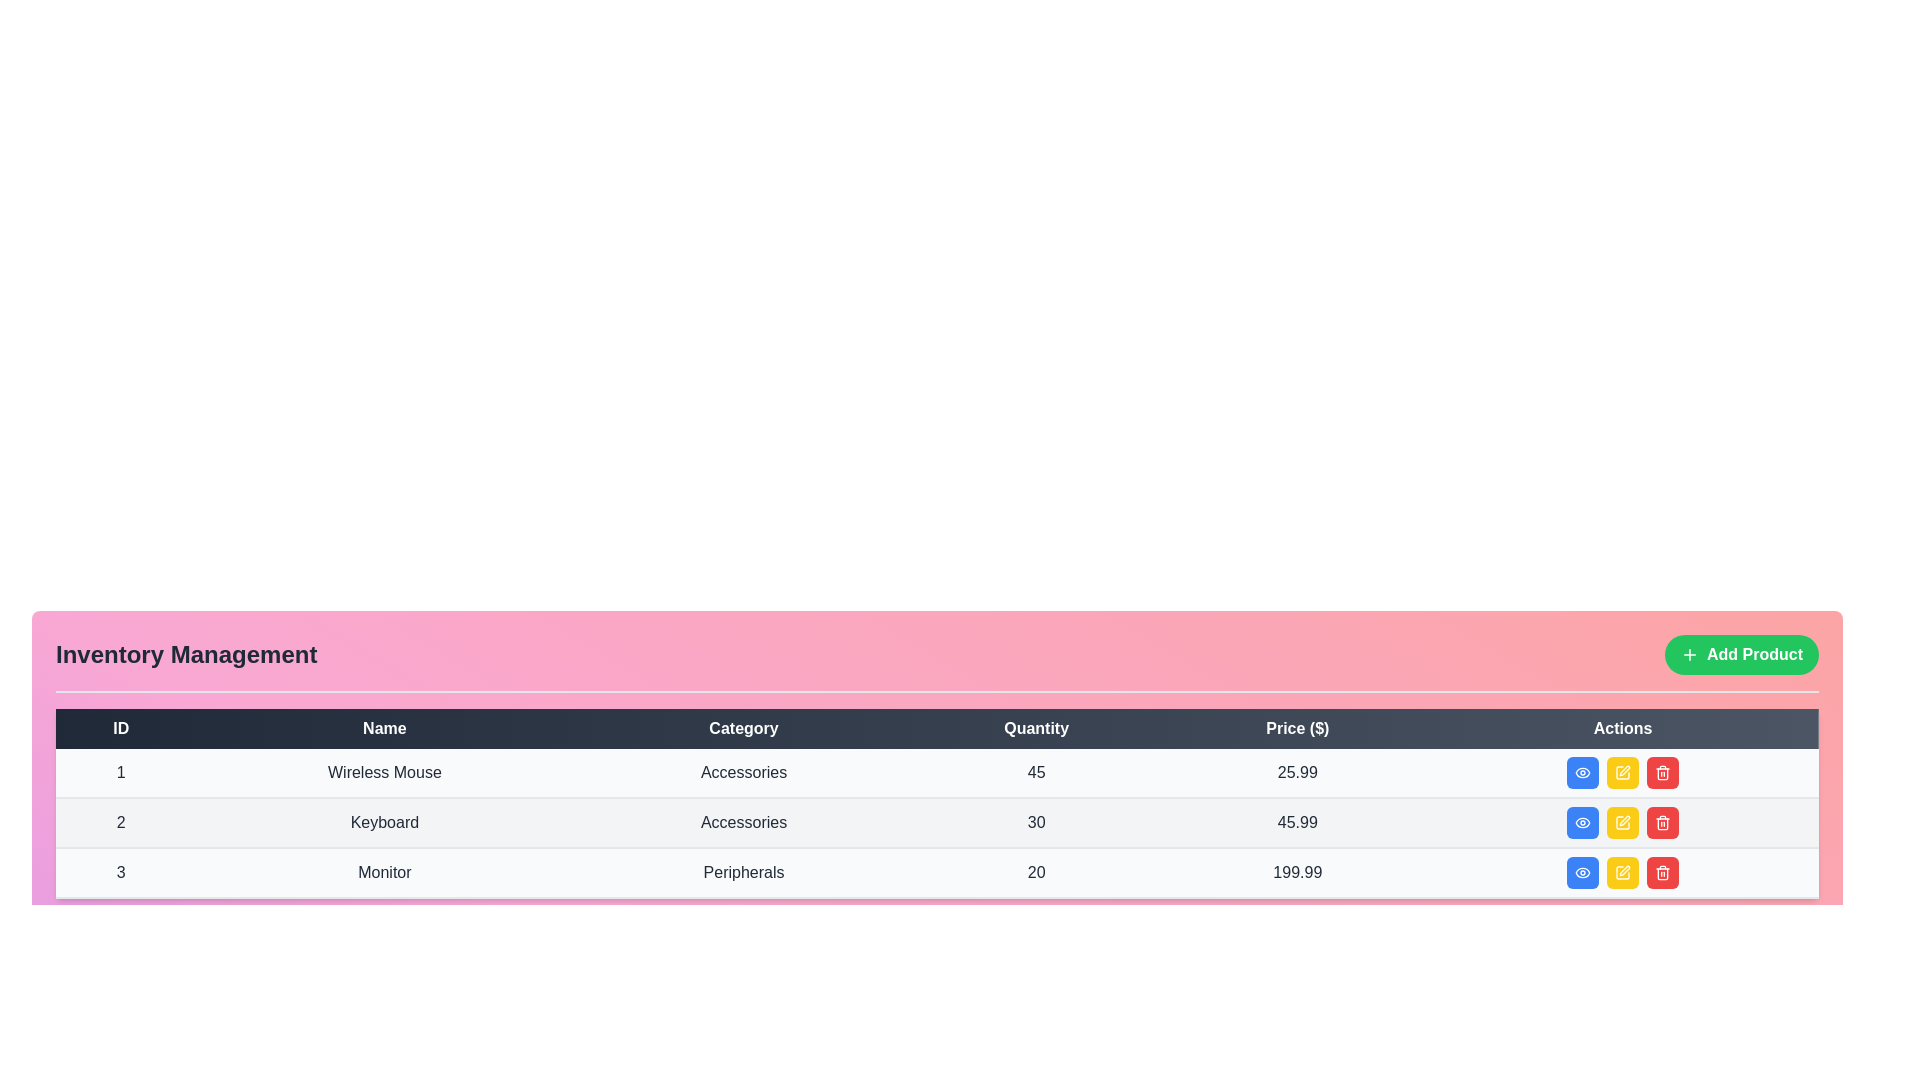 Image resolution: width=1920 pixels, height=1080 pixels. I want to click on the middle button in the 'Actions' column of the second row of the table, so click(1623, 822).